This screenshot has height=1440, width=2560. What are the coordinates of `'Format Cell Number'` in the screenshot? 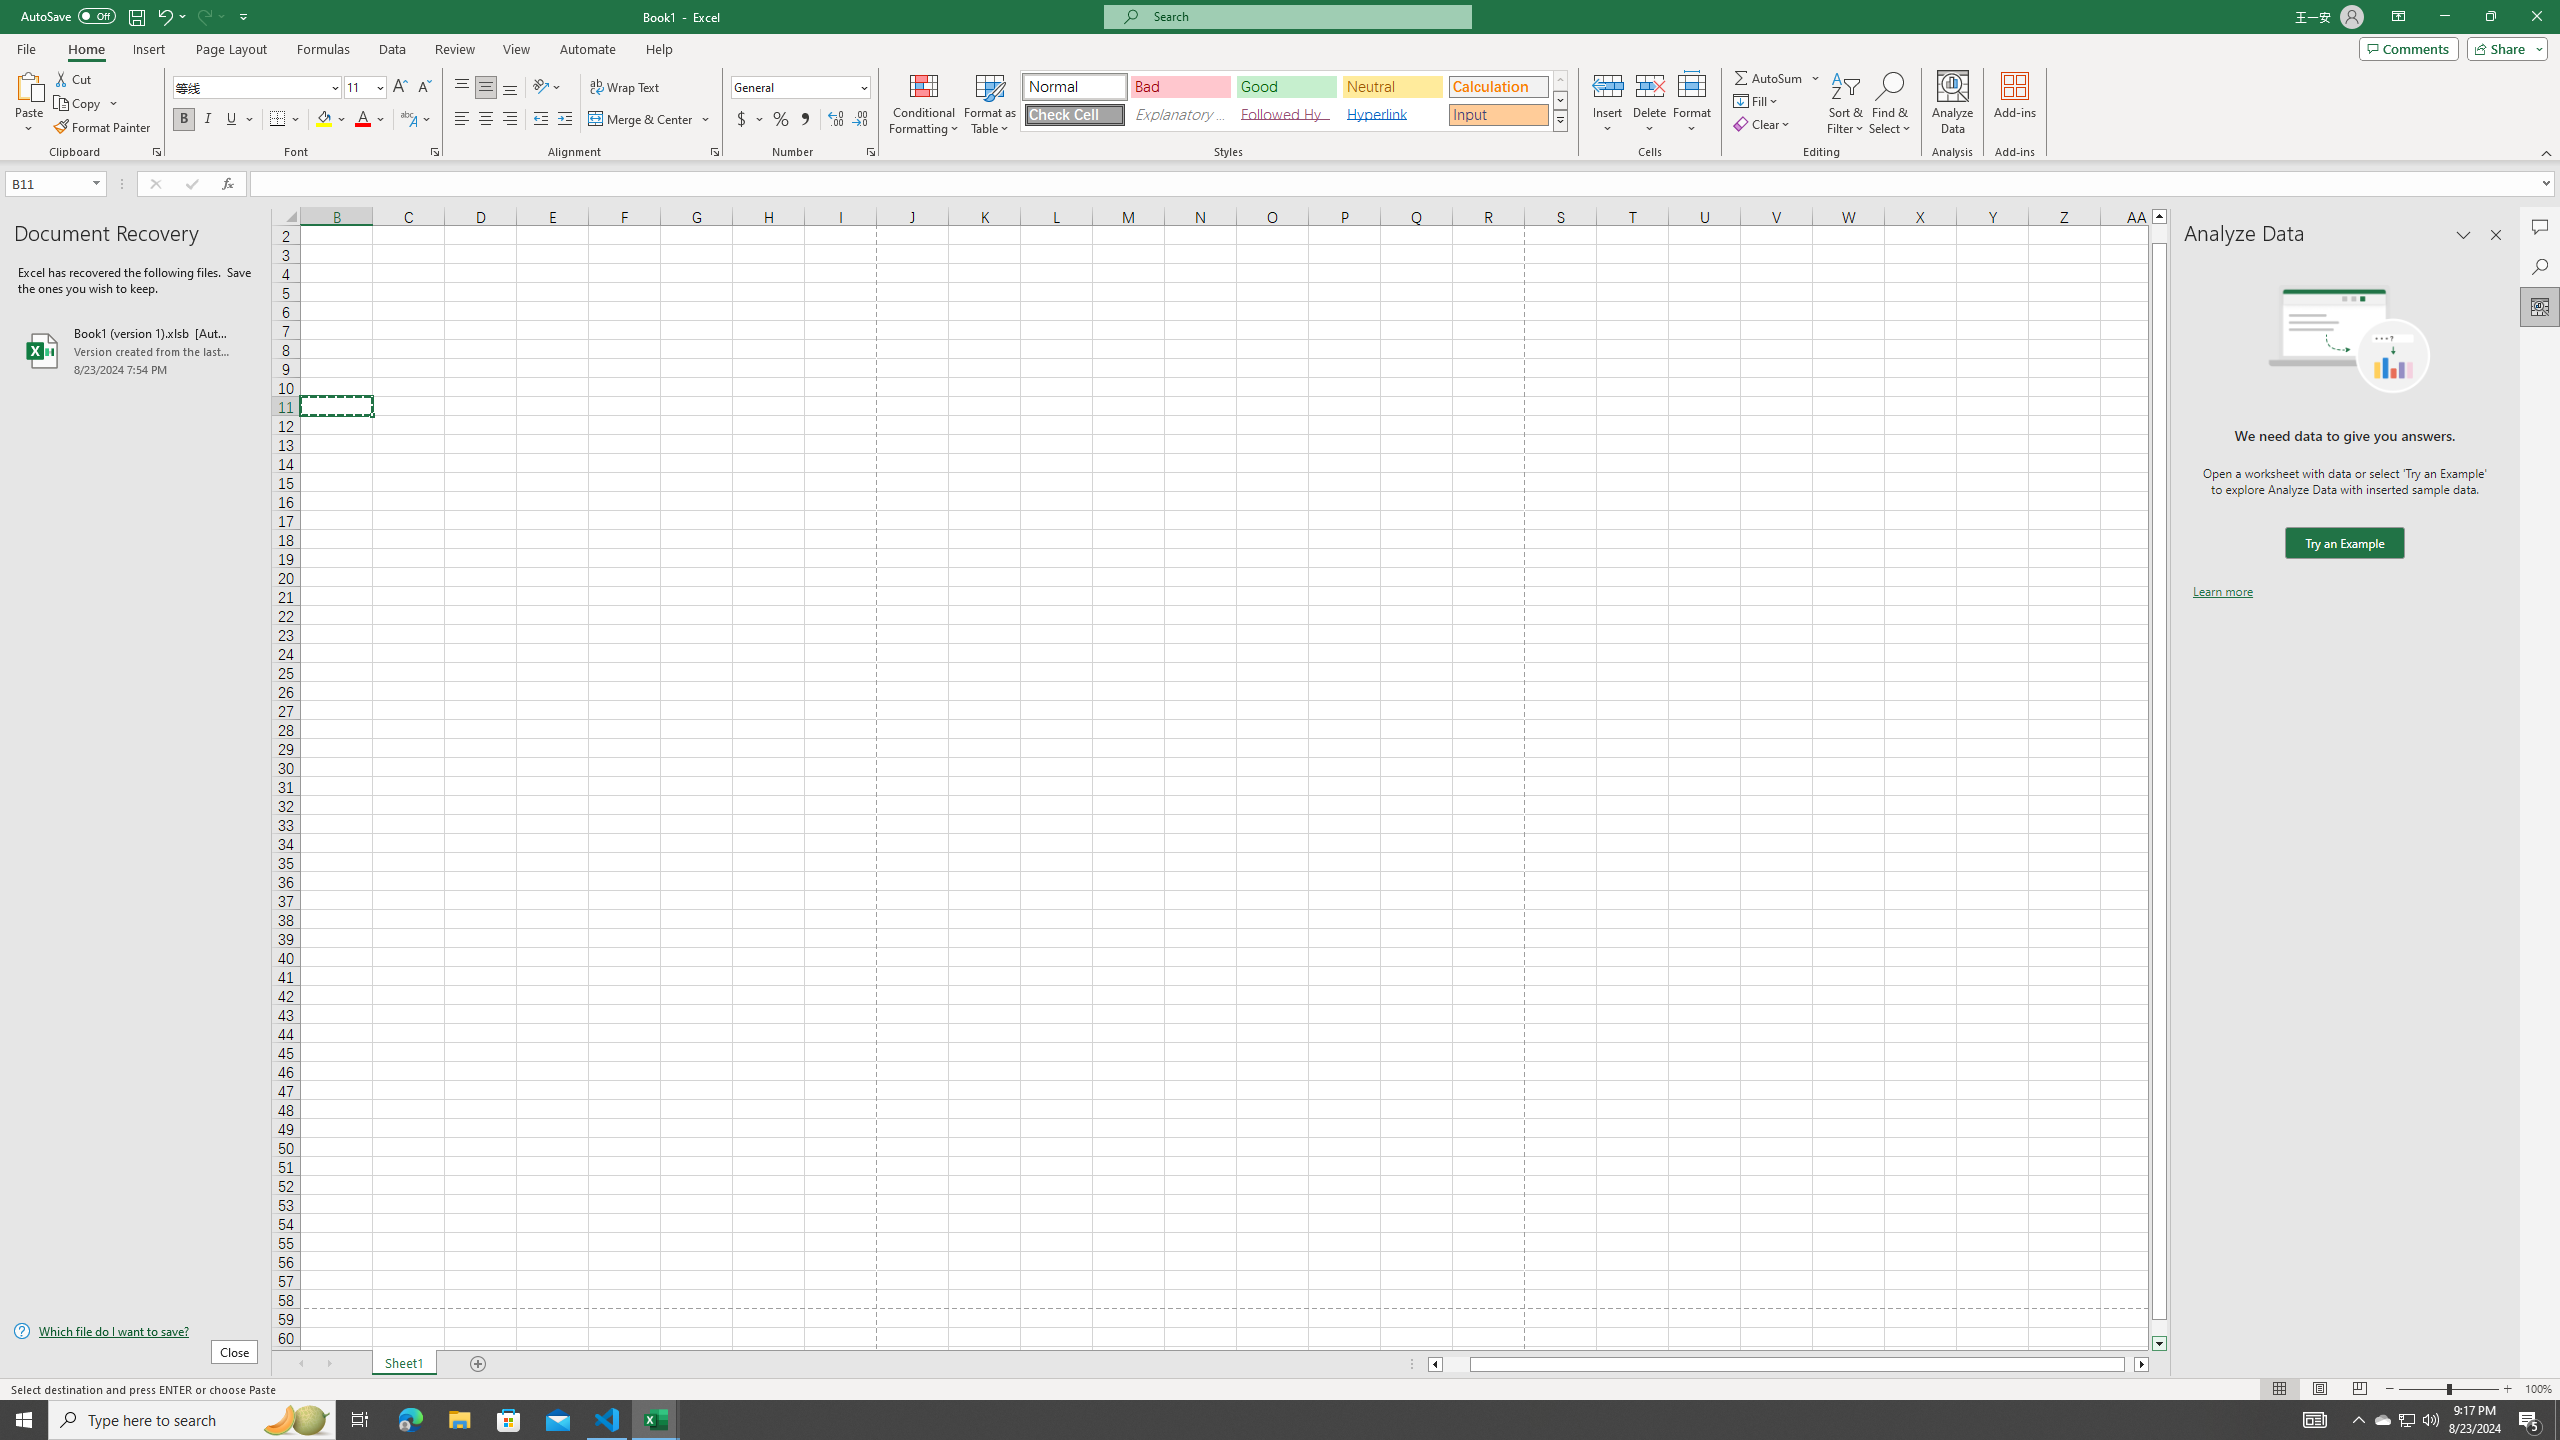 It's located at (869, 150).